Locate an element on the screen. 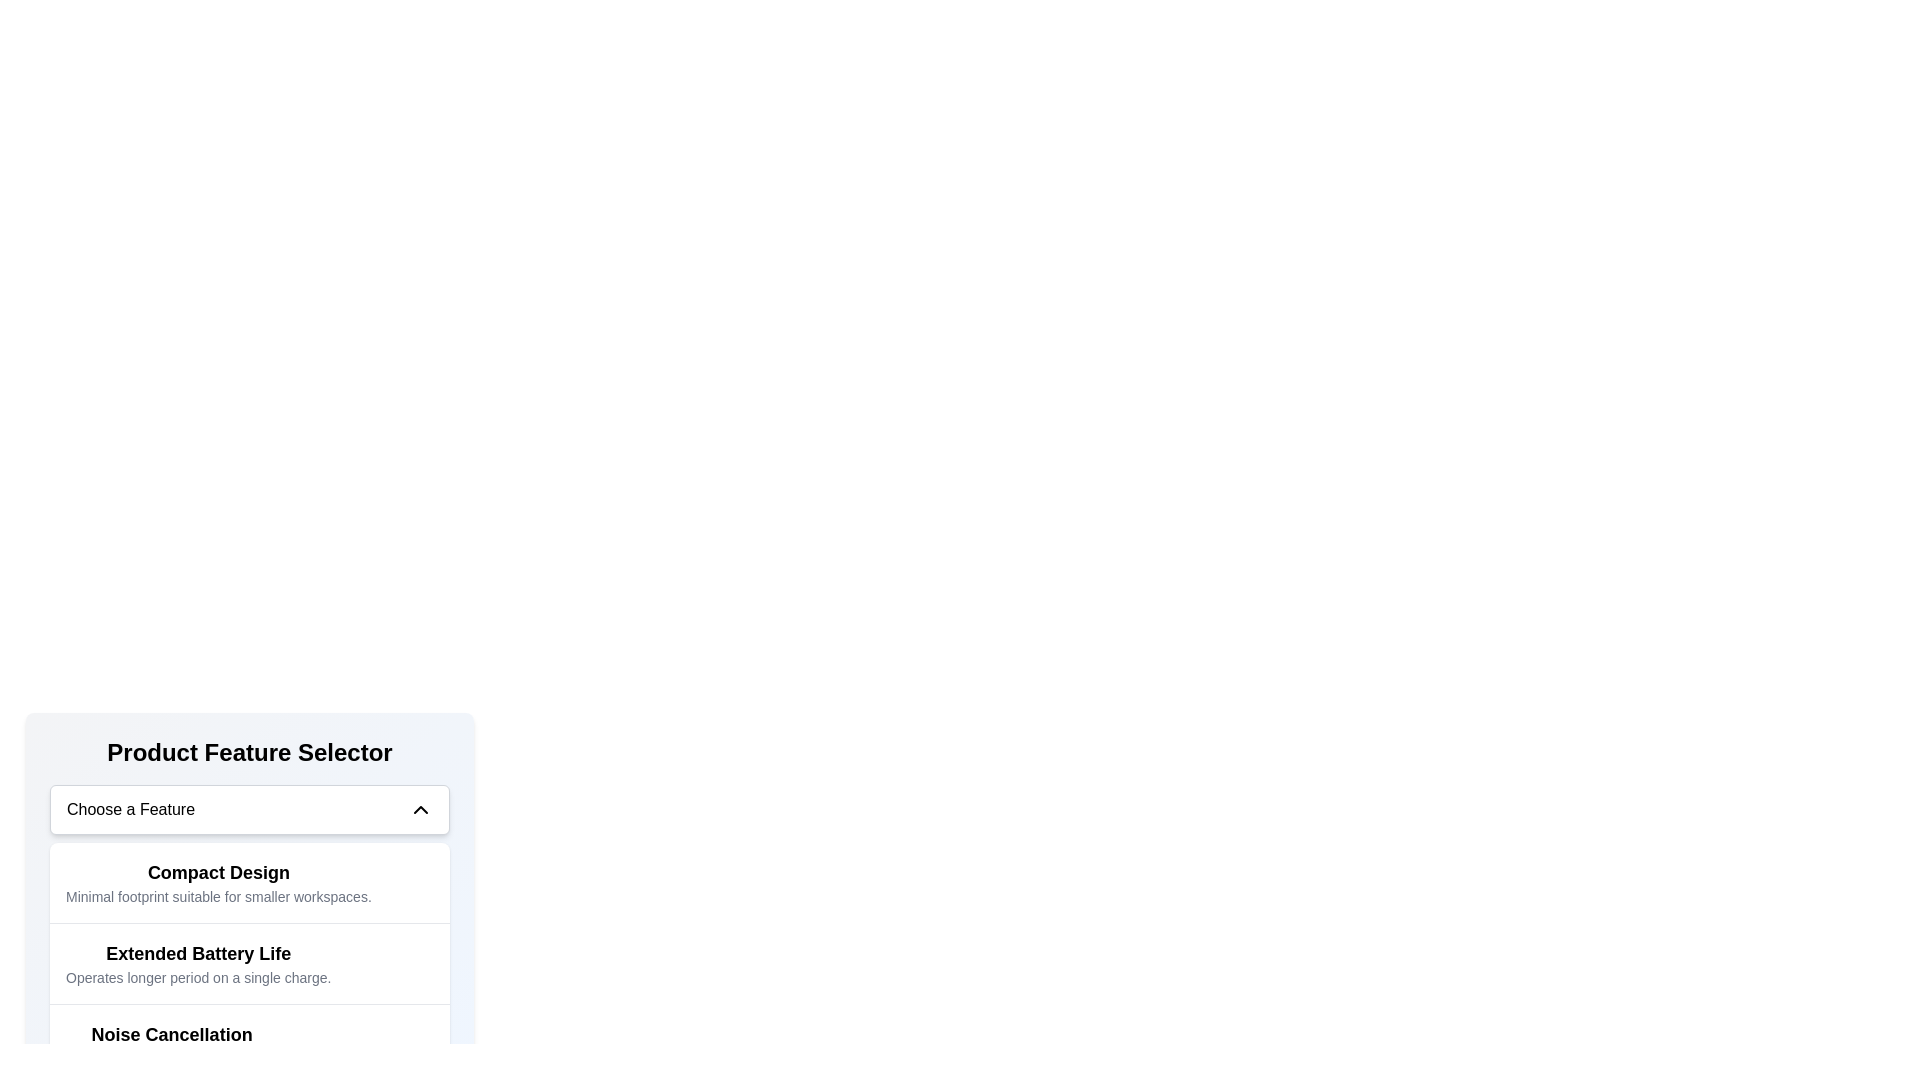 This screenshot has width=1920, height=1080. descriptive text label 'Operates longer period on a single charge.' which is styled in smaller gray font and located directly below the heading 'Extended Battery Life' in the 'Product Feature Selector' section is located at coordinates (198, 977).